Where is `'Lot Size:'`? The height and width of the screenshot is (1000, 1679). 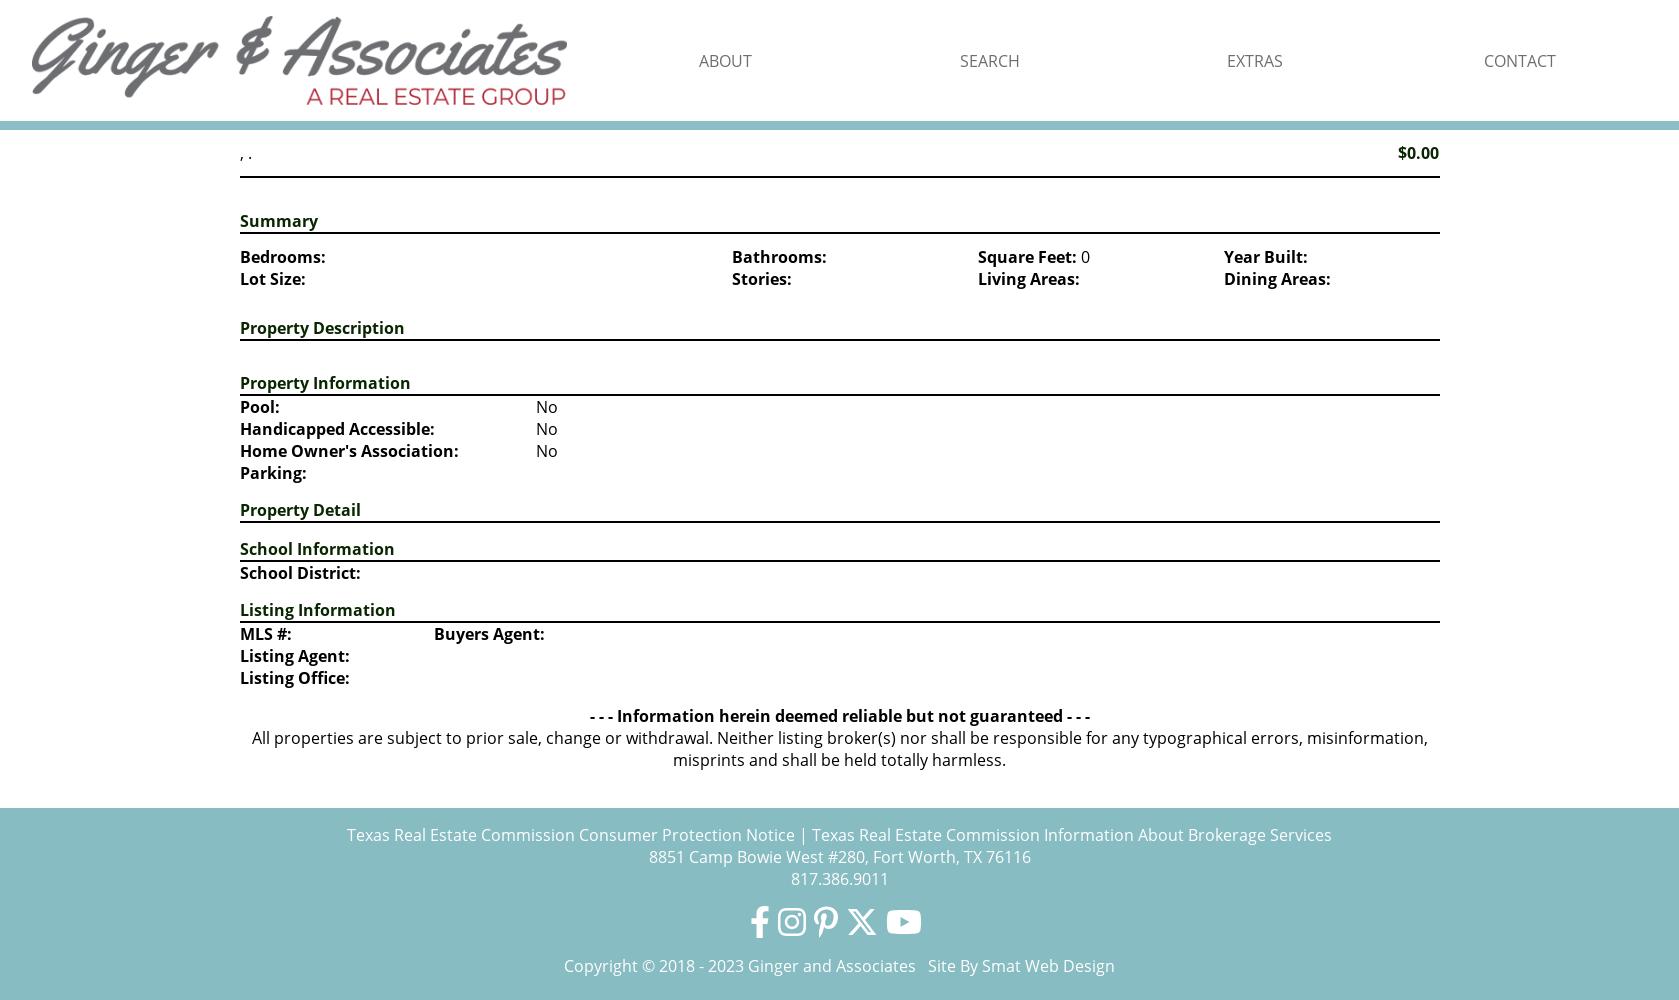 'Lot Size:' is located at coordinates (271, 279).